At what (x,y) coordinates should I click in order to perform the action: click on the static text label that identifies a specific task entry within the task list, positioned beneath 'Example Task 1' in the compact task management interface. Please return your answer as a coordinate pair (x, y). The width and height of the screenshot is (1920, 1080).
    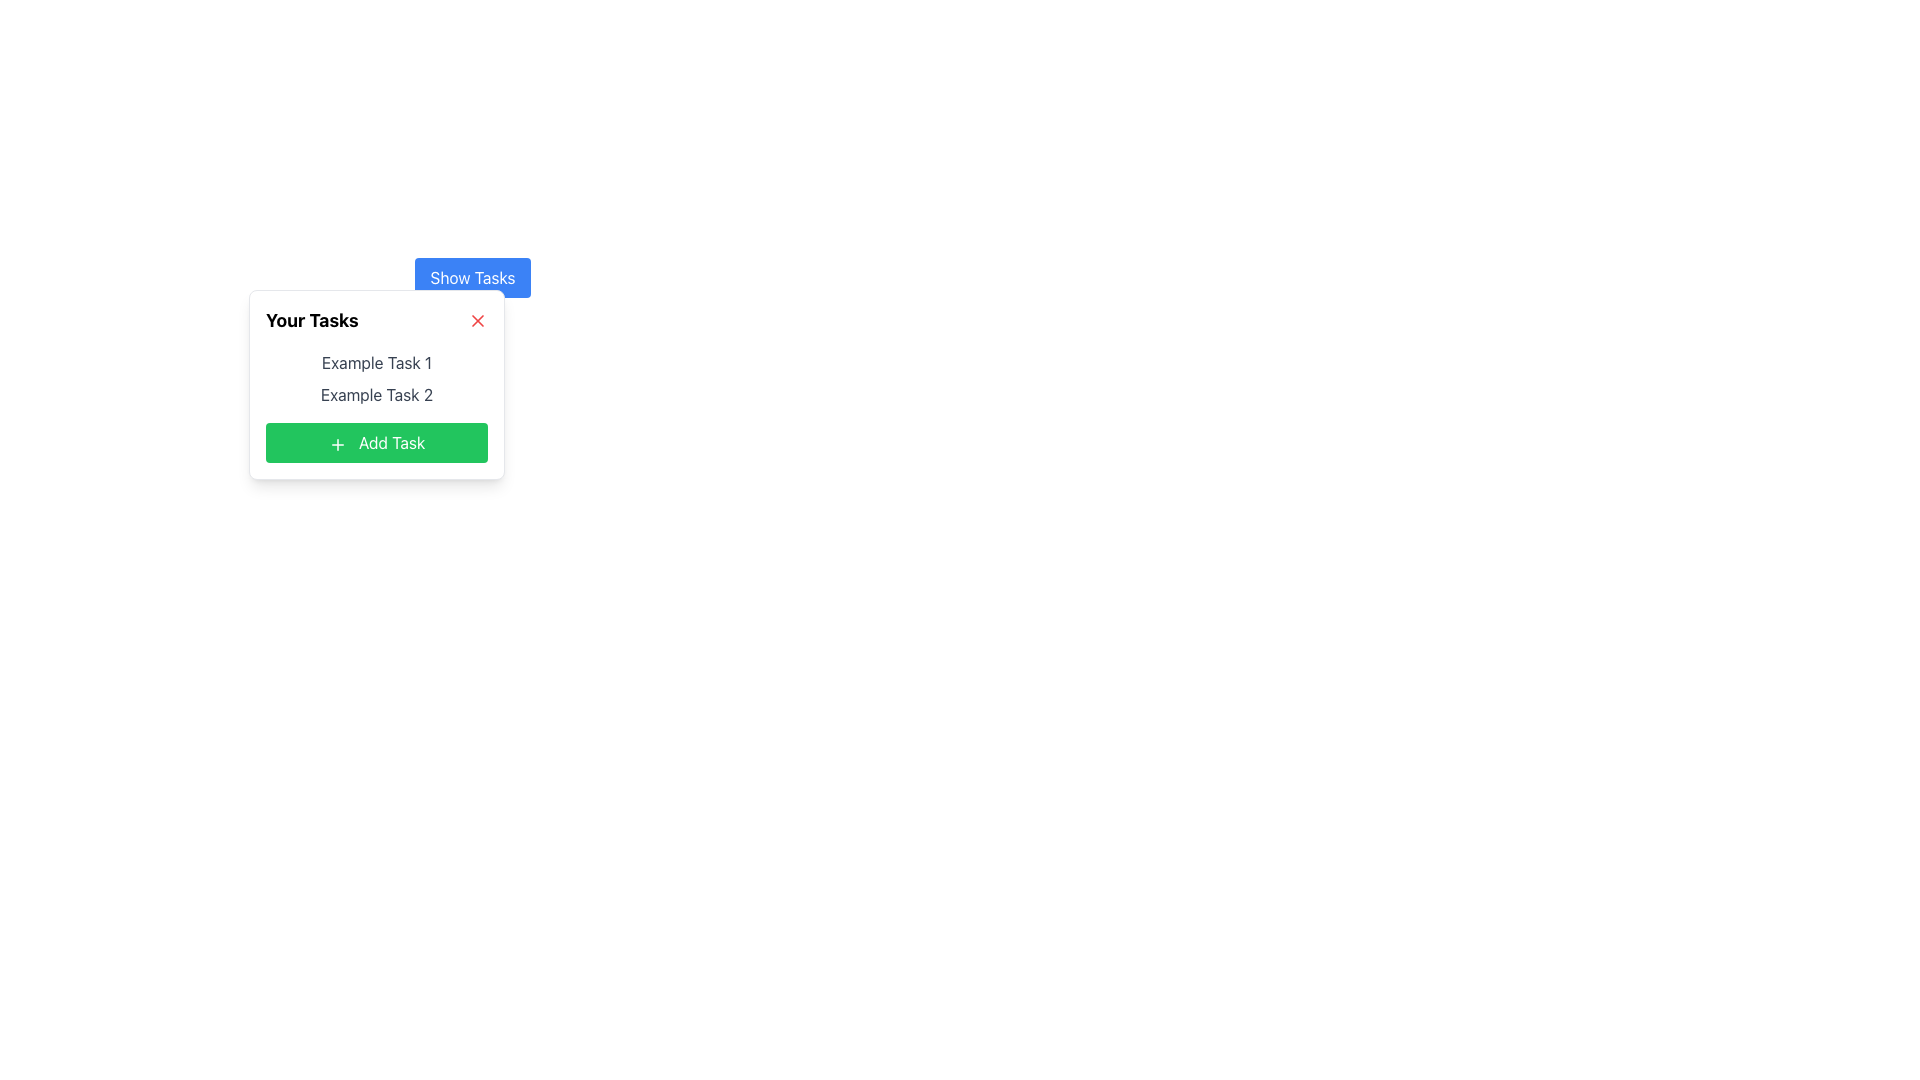
    Looking at the image, I should click on (377, 394).